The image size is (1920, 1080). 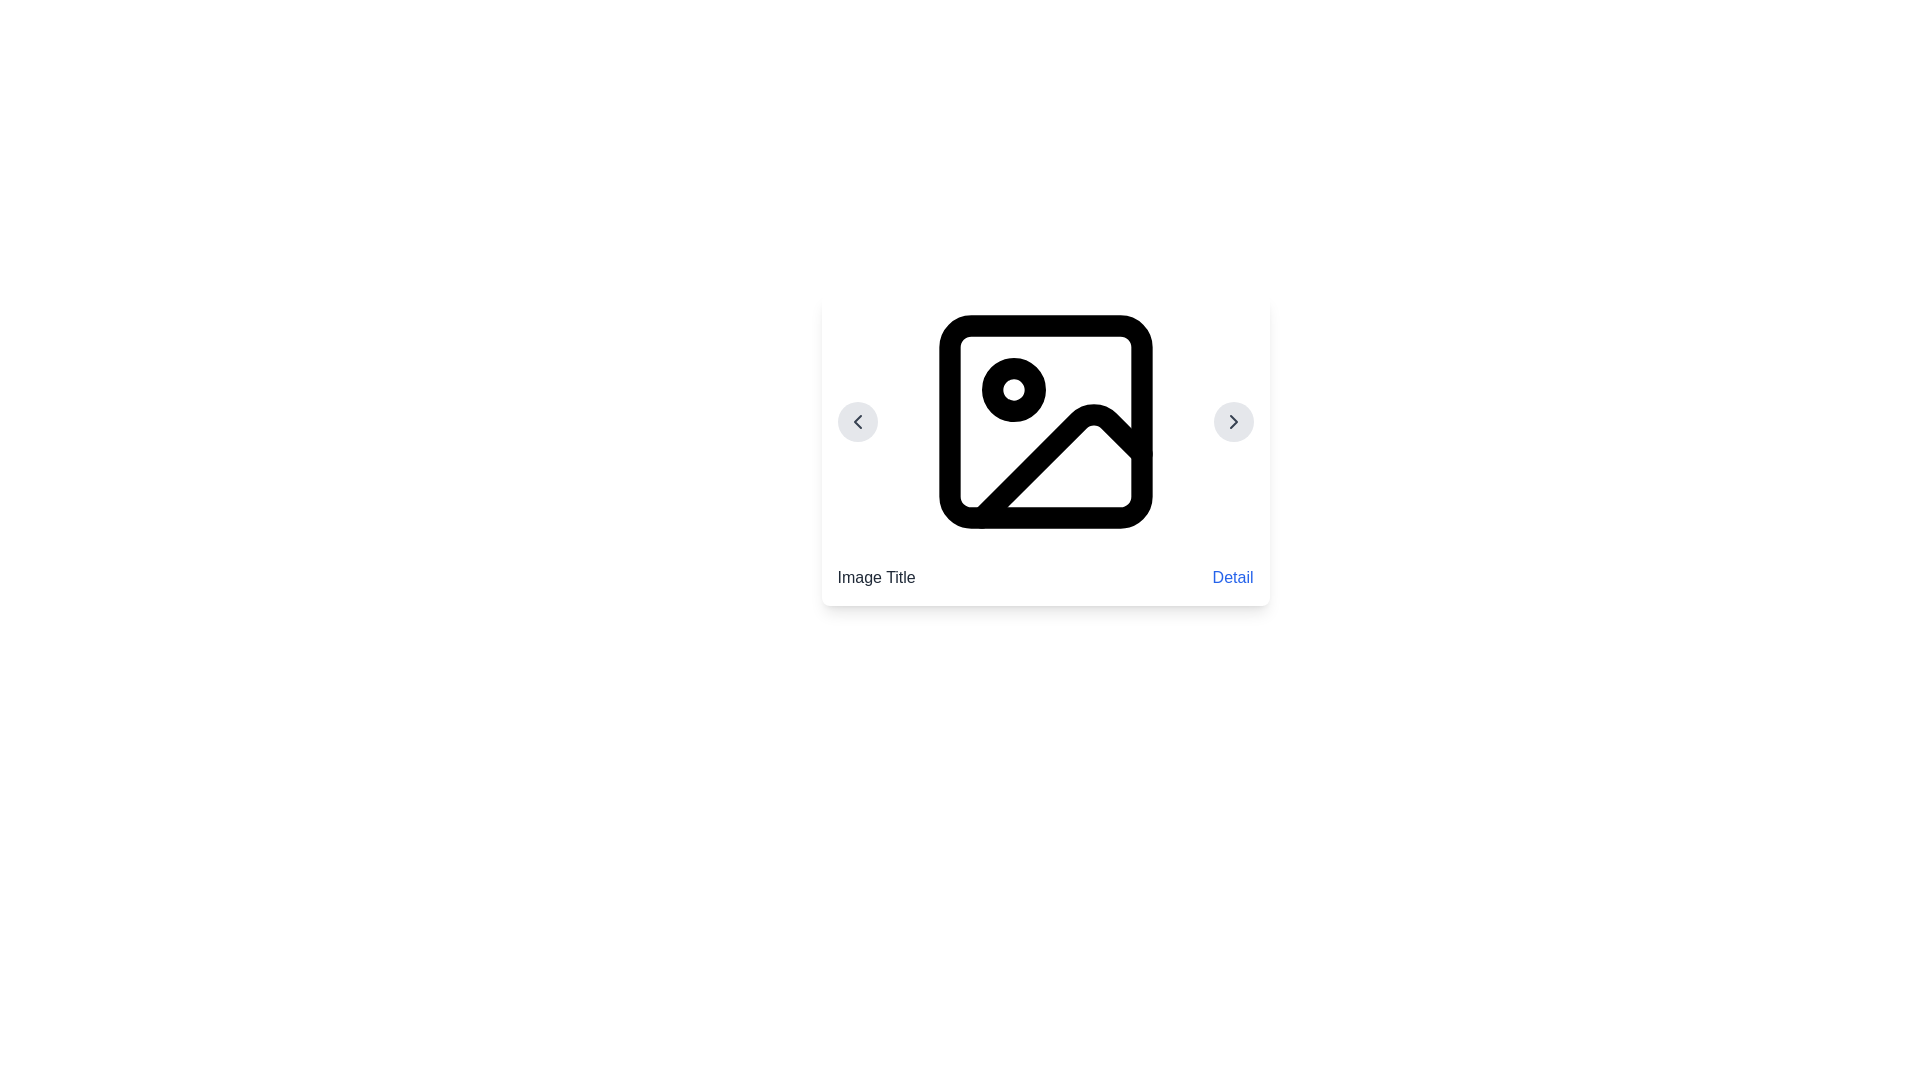 I want to click on the left-facing chevron arrow icon, so click(x=857, y=420).